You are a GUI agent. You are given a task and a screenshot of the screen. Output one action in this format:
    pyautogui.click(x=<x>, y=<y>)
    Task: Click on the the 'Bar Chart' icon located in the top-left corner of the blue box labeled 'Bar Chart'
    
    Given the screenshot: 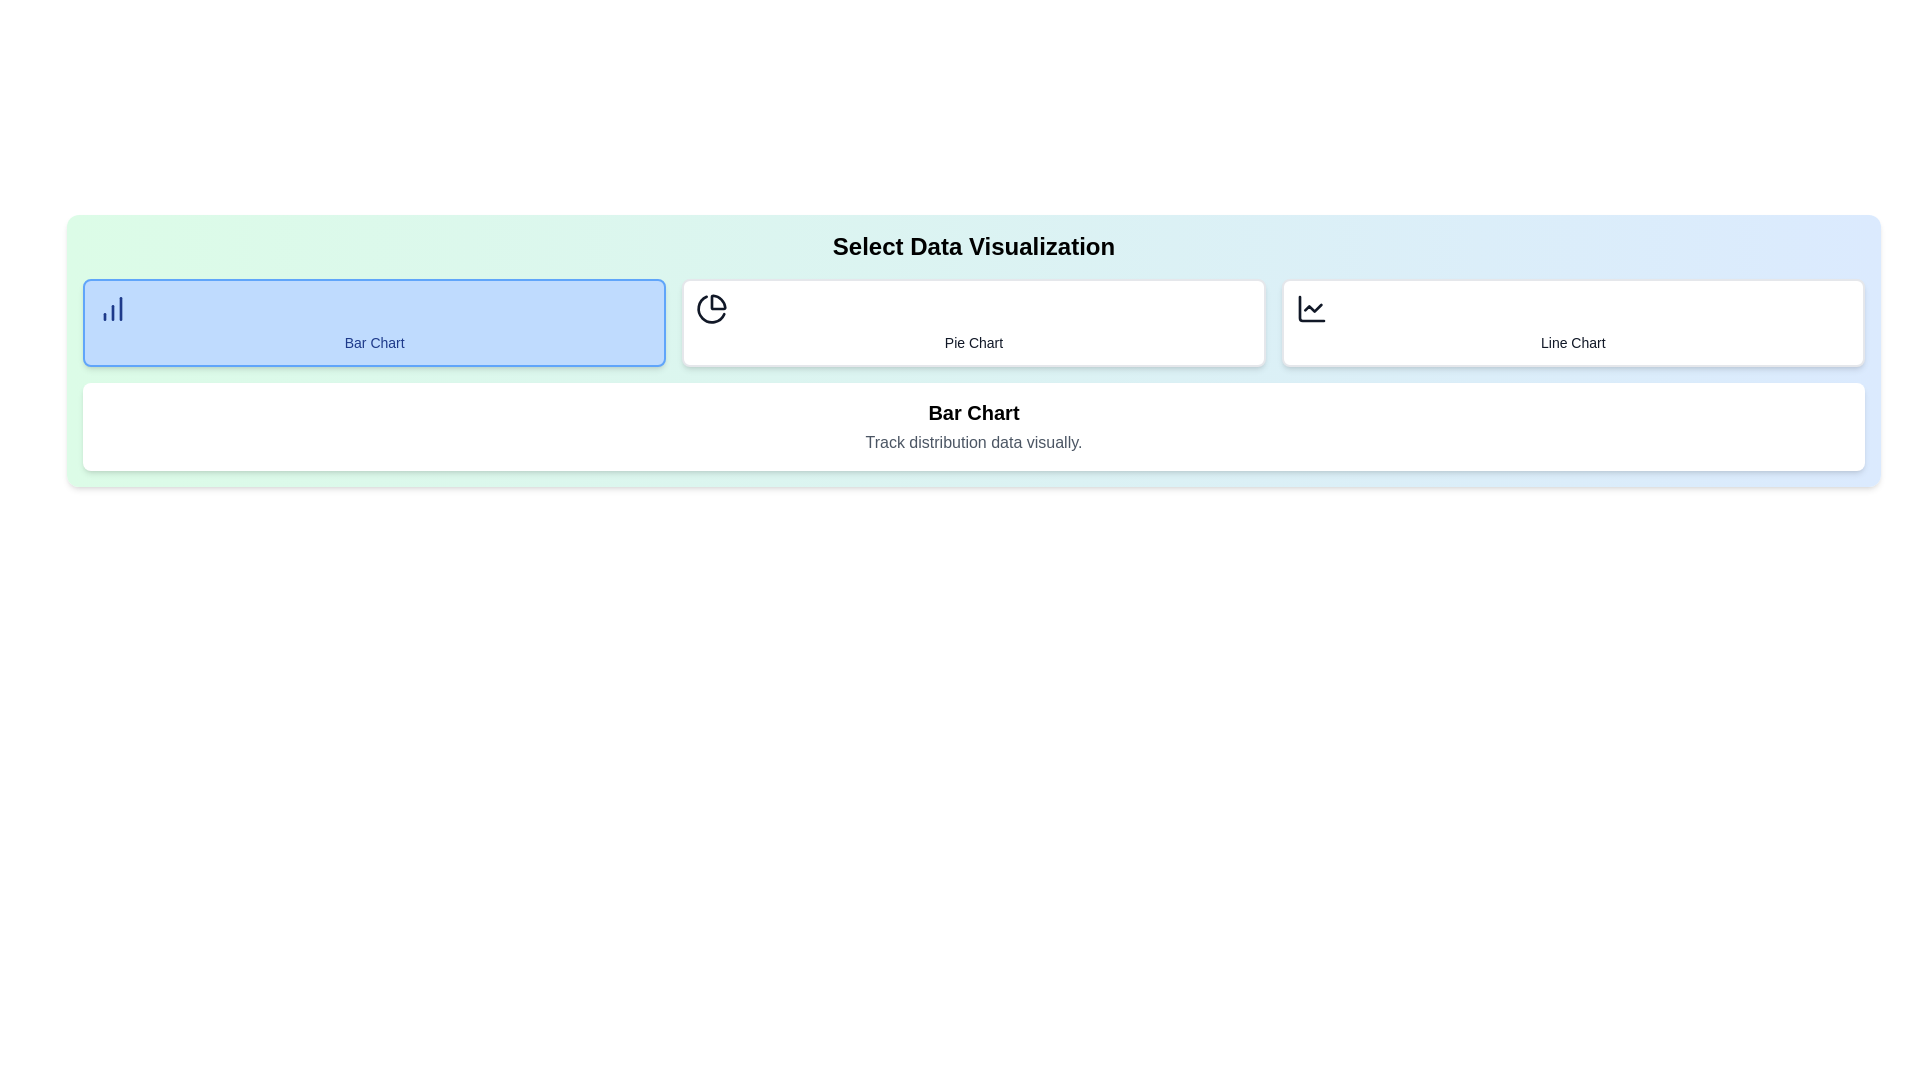 What is the action you would take?
    pyautogui.click(x=112, y=308)
    